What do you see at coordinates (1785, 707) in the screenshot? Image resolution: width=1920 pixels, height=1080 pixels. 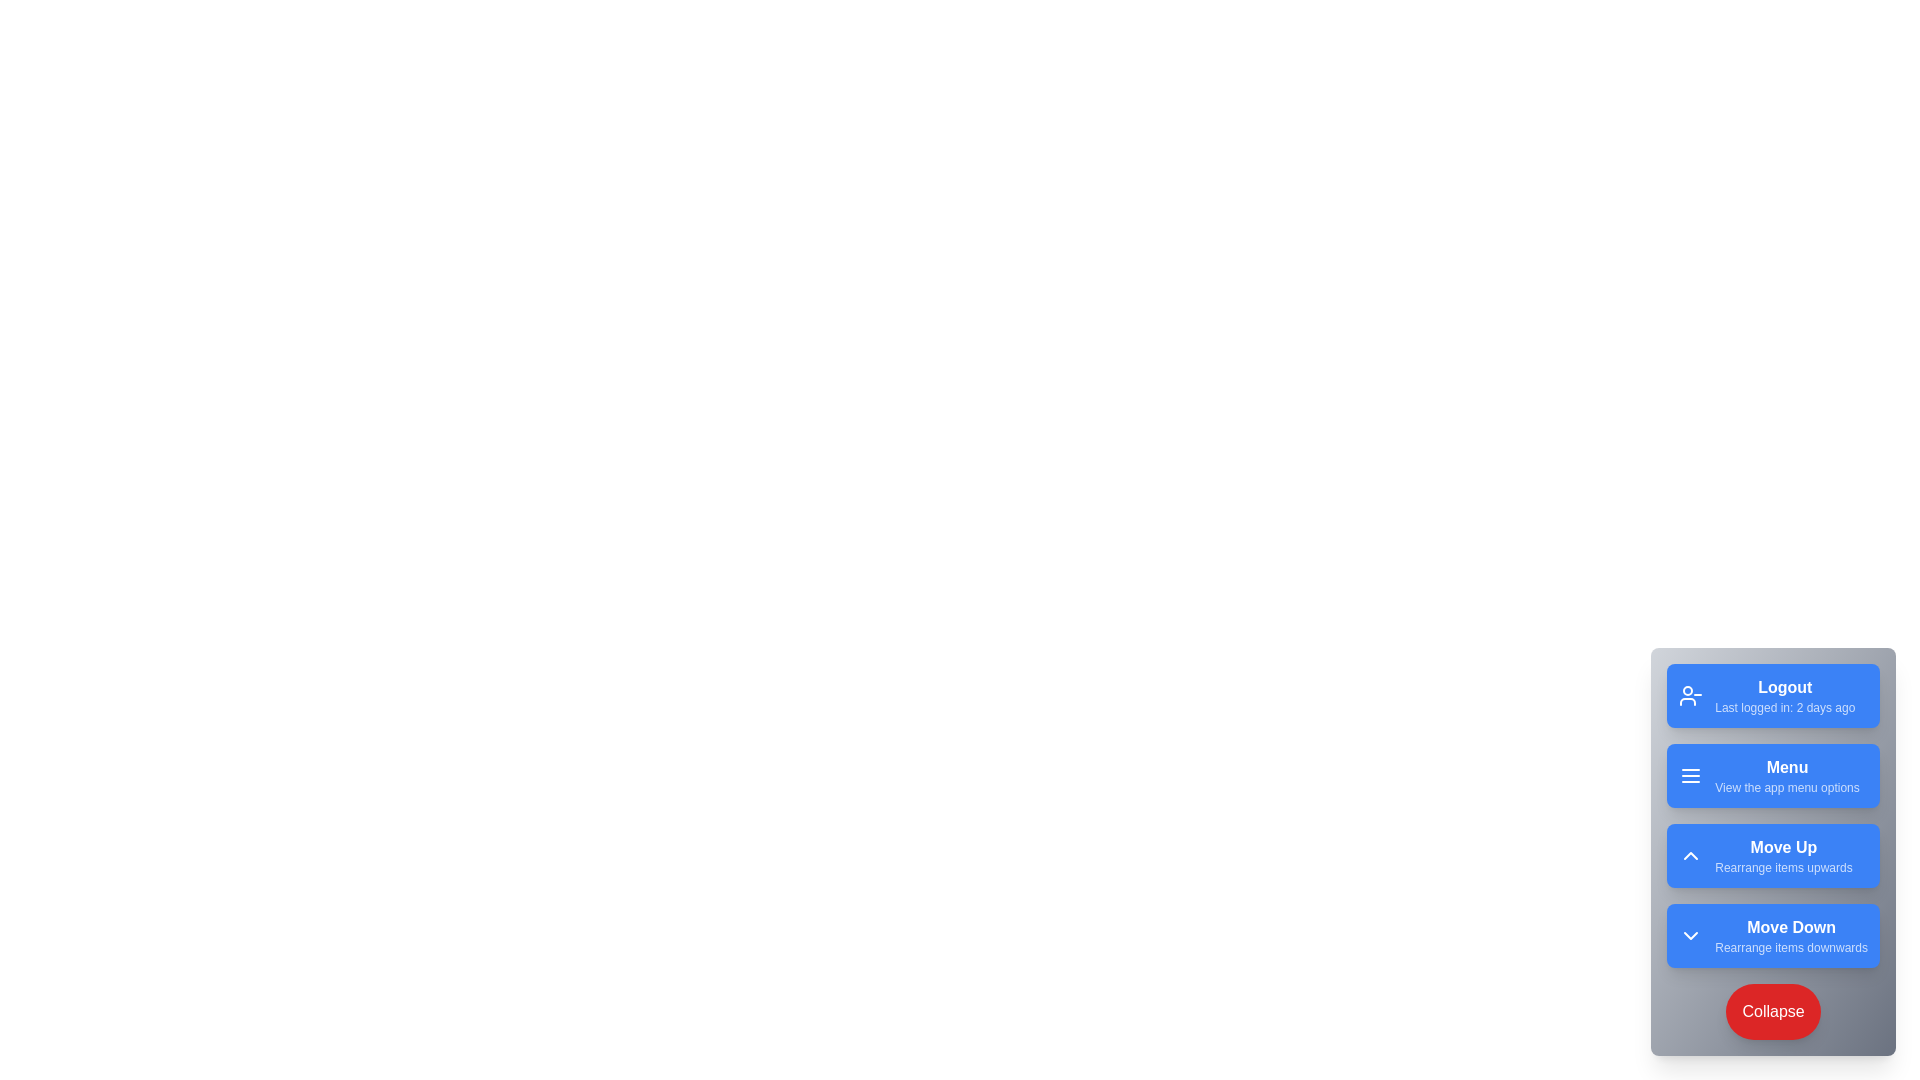 I see `the text label displaying 'Last logged in: 2 days ago', which is positioned below the 'Logout' label in the sidebar` at bounding box center [1785, 707].